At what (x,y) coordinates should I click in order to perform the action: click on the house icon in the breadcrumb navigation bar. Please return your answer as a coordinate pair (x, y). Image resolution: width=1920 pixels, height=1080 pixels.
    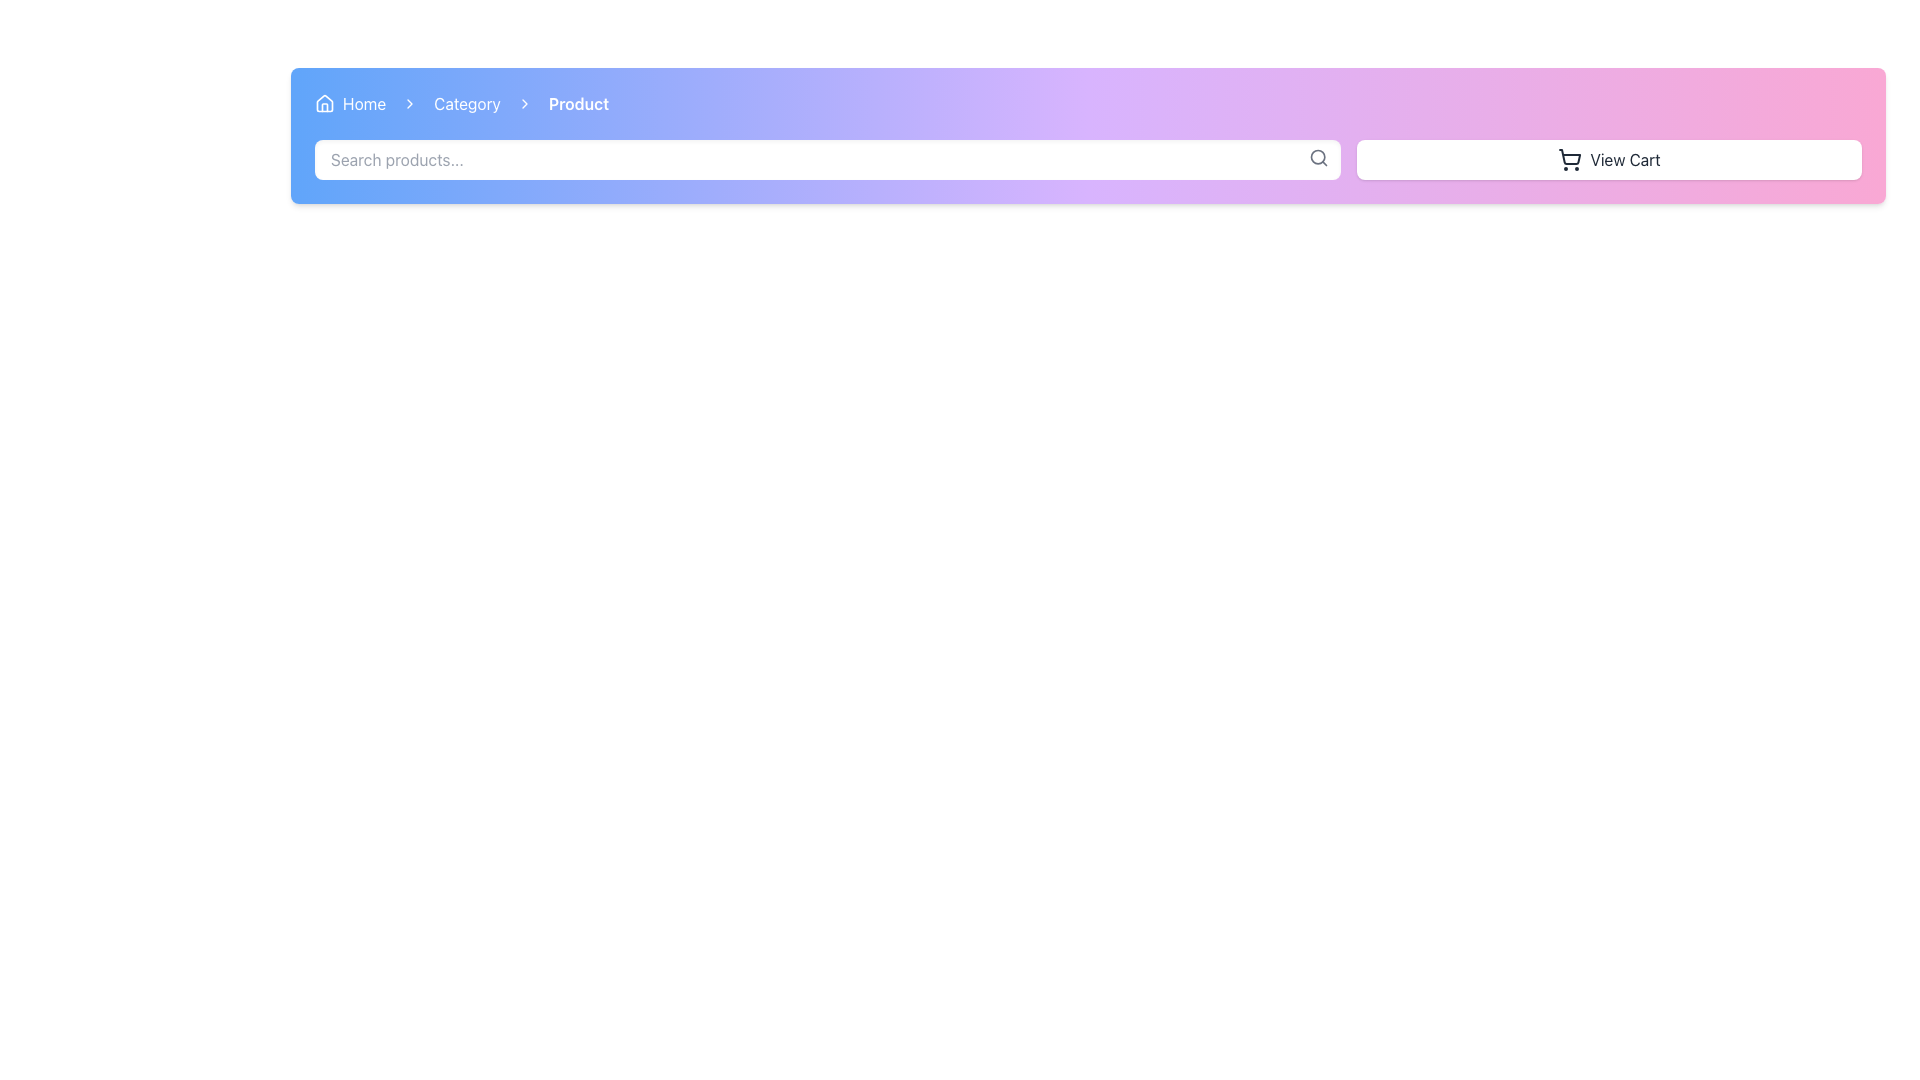
    Looking at the image, I should click on (325, 103).